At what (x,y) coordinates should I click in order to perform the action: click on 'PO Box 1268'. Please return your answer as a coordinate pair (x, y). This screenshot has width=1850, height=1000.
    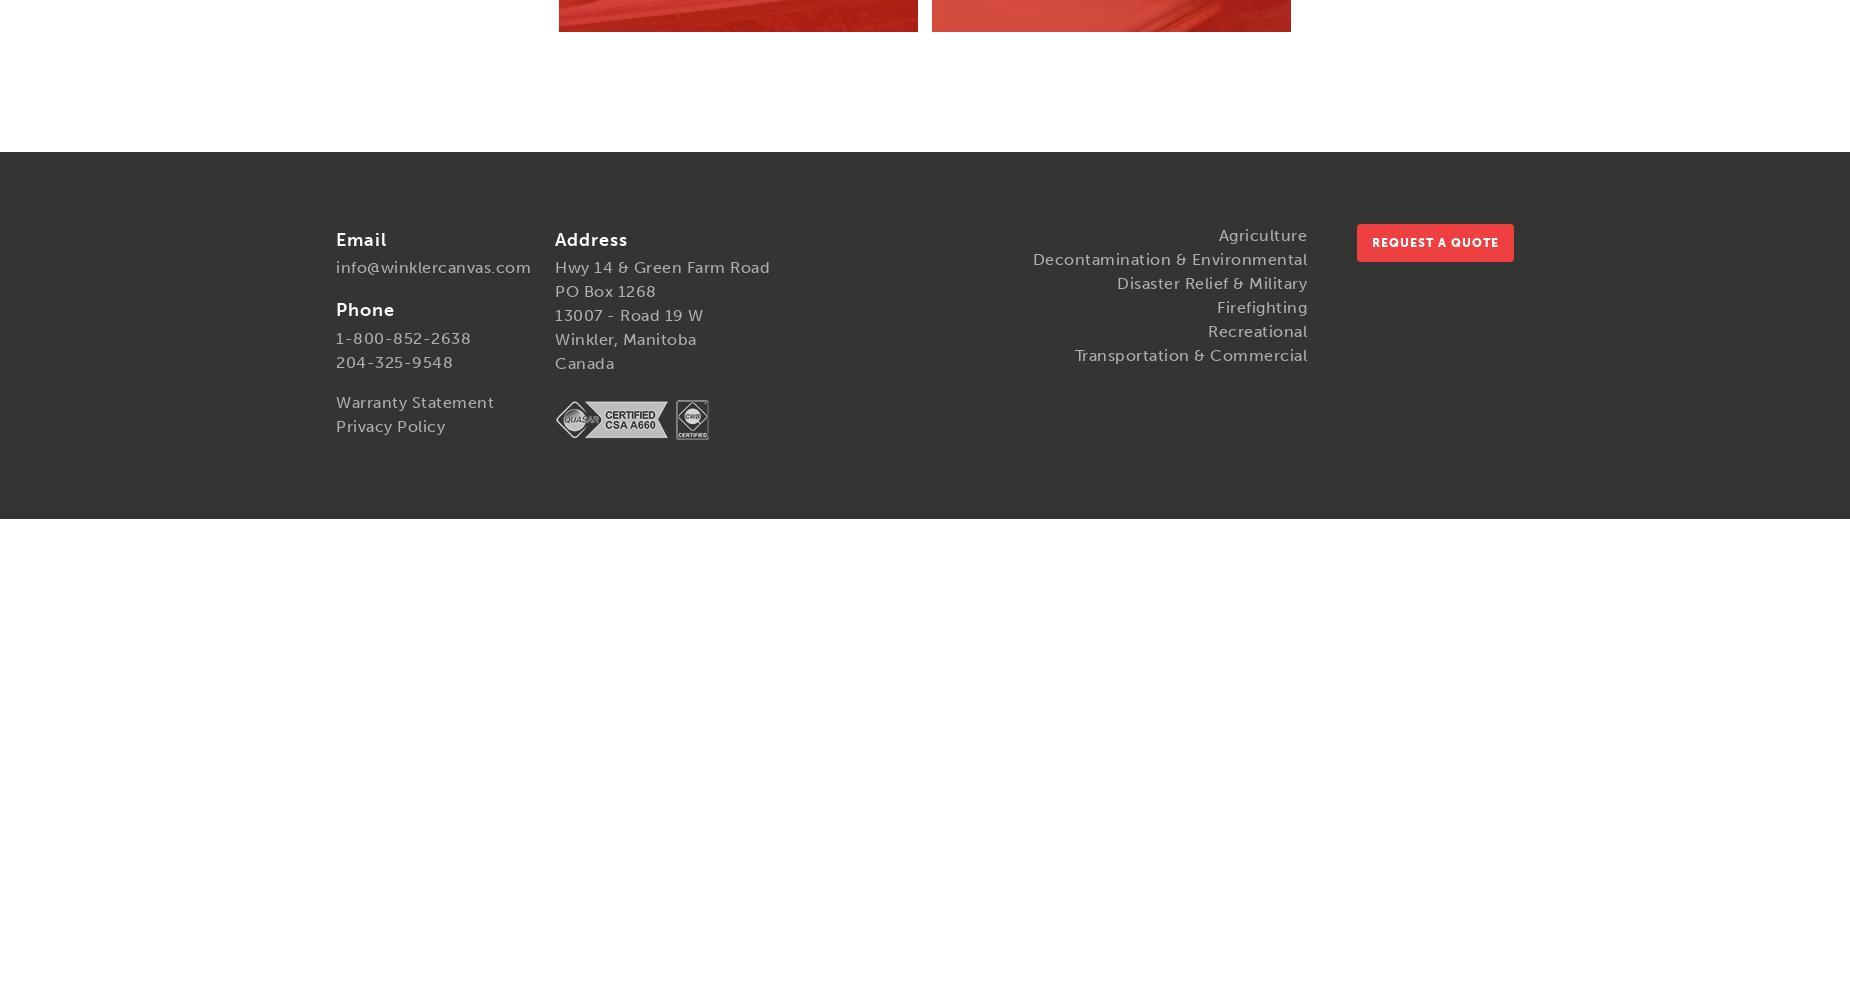
    Looking at the image, I should click on (605, 291).